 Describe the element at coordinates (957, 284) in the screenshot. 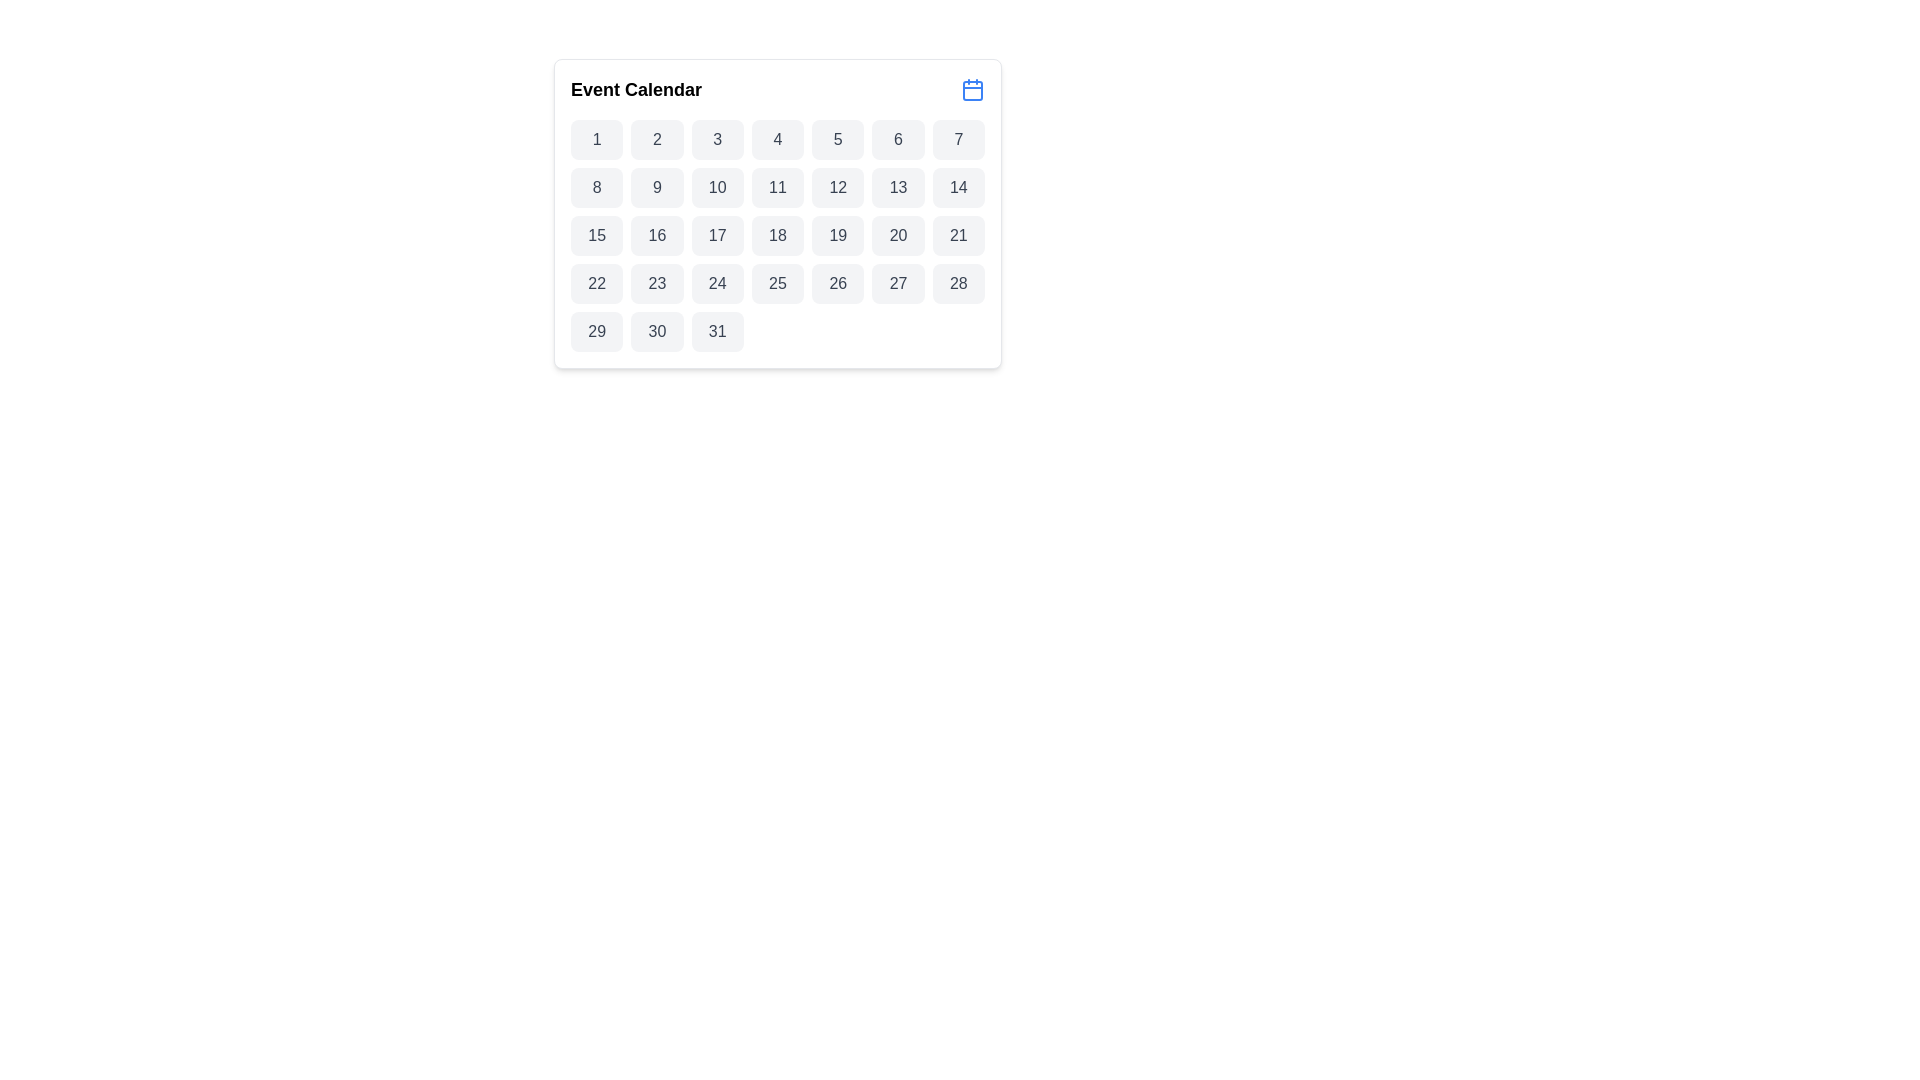

I see `the square button with rounded corners displaying the number '28' in gray text on a light gray background, located in the calendar interface` at that location.